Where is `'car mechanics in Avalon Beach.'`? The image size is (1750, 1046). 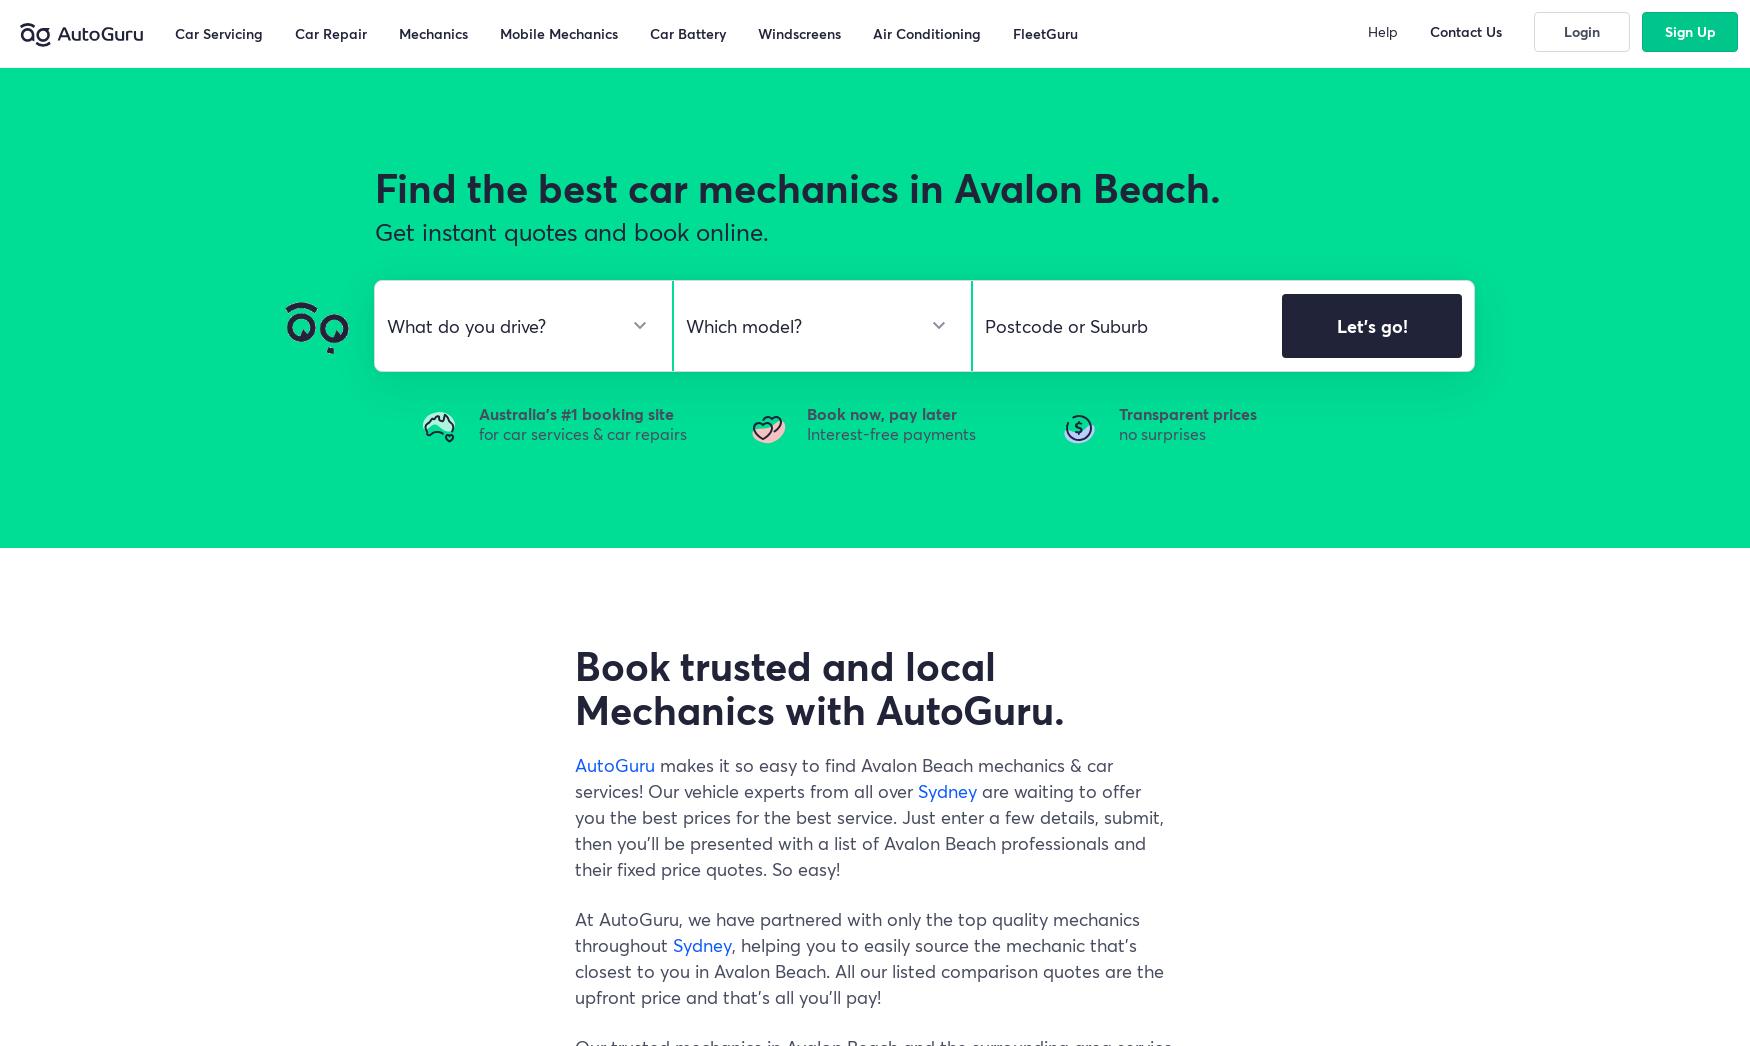 'car mechanics in Avalon Beach.' is located at coordinates (923, 187).